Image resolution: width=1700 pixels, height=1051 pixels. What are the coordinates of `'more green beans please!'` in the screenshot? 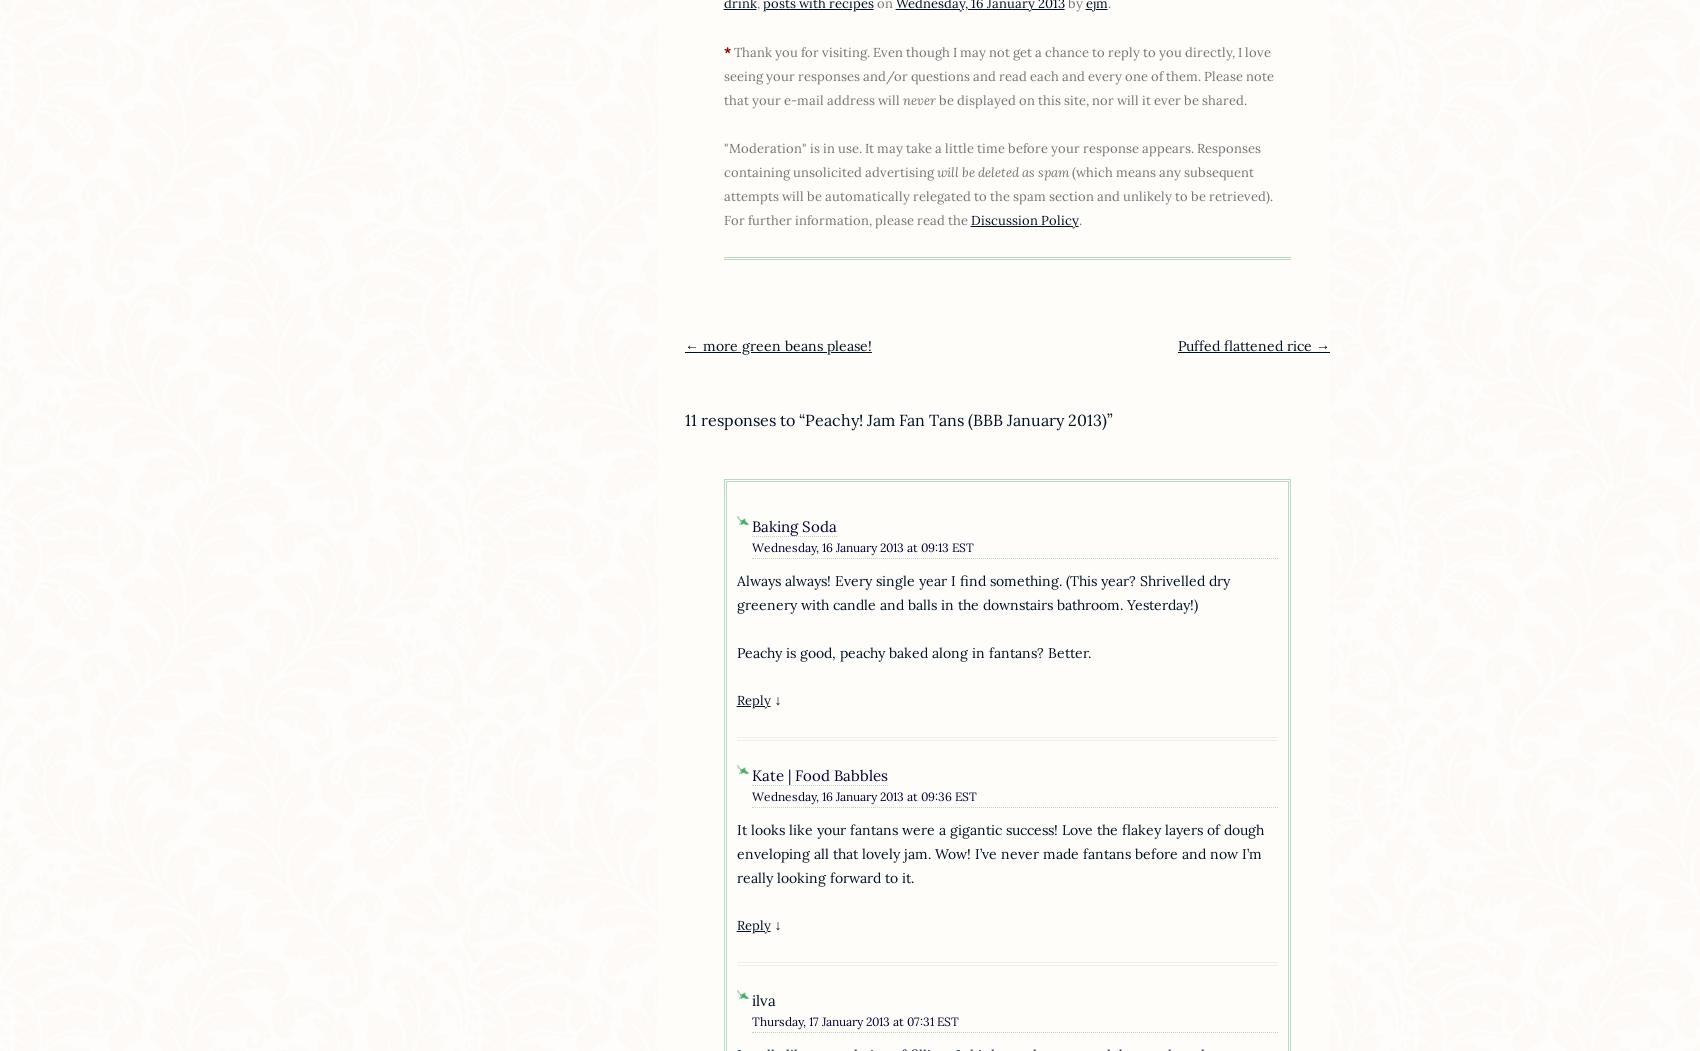 It's located at (783, 345).